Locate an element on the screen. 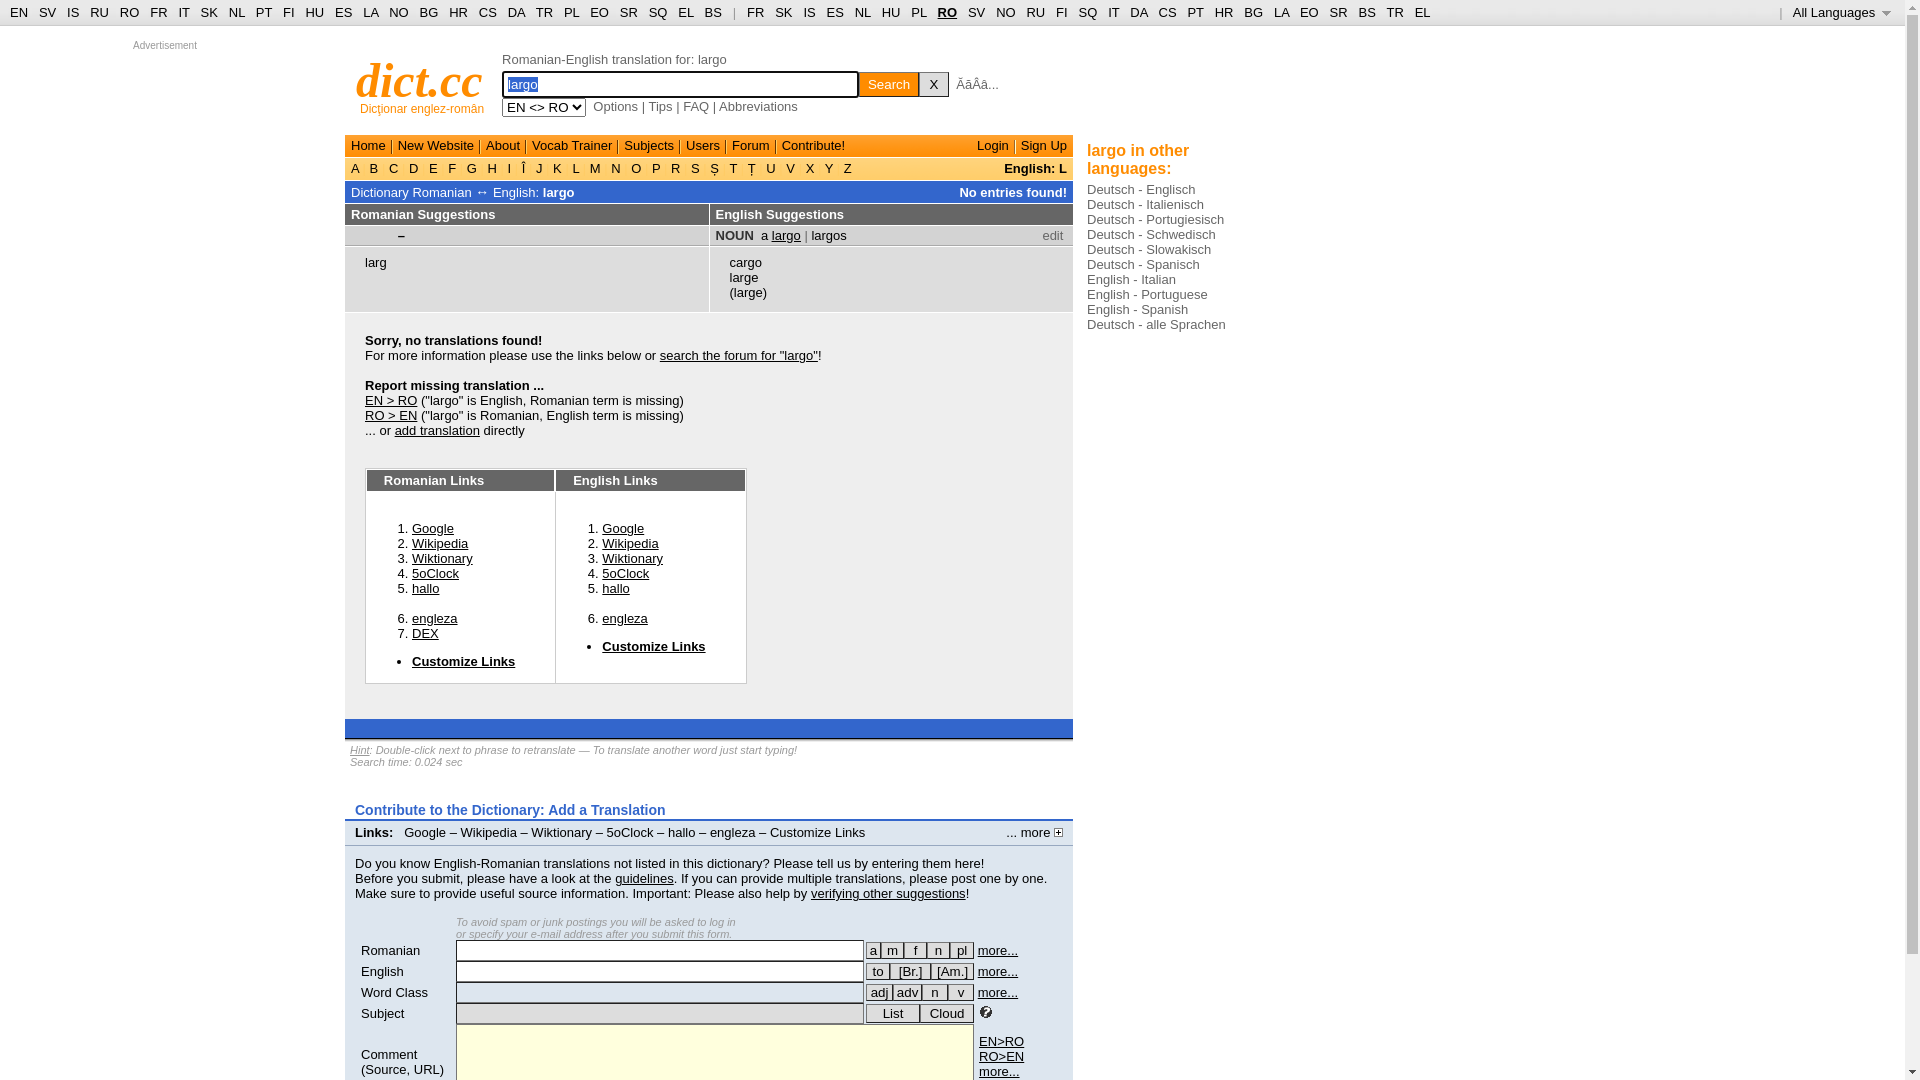  'List' is located at coordinates (891, 1013).